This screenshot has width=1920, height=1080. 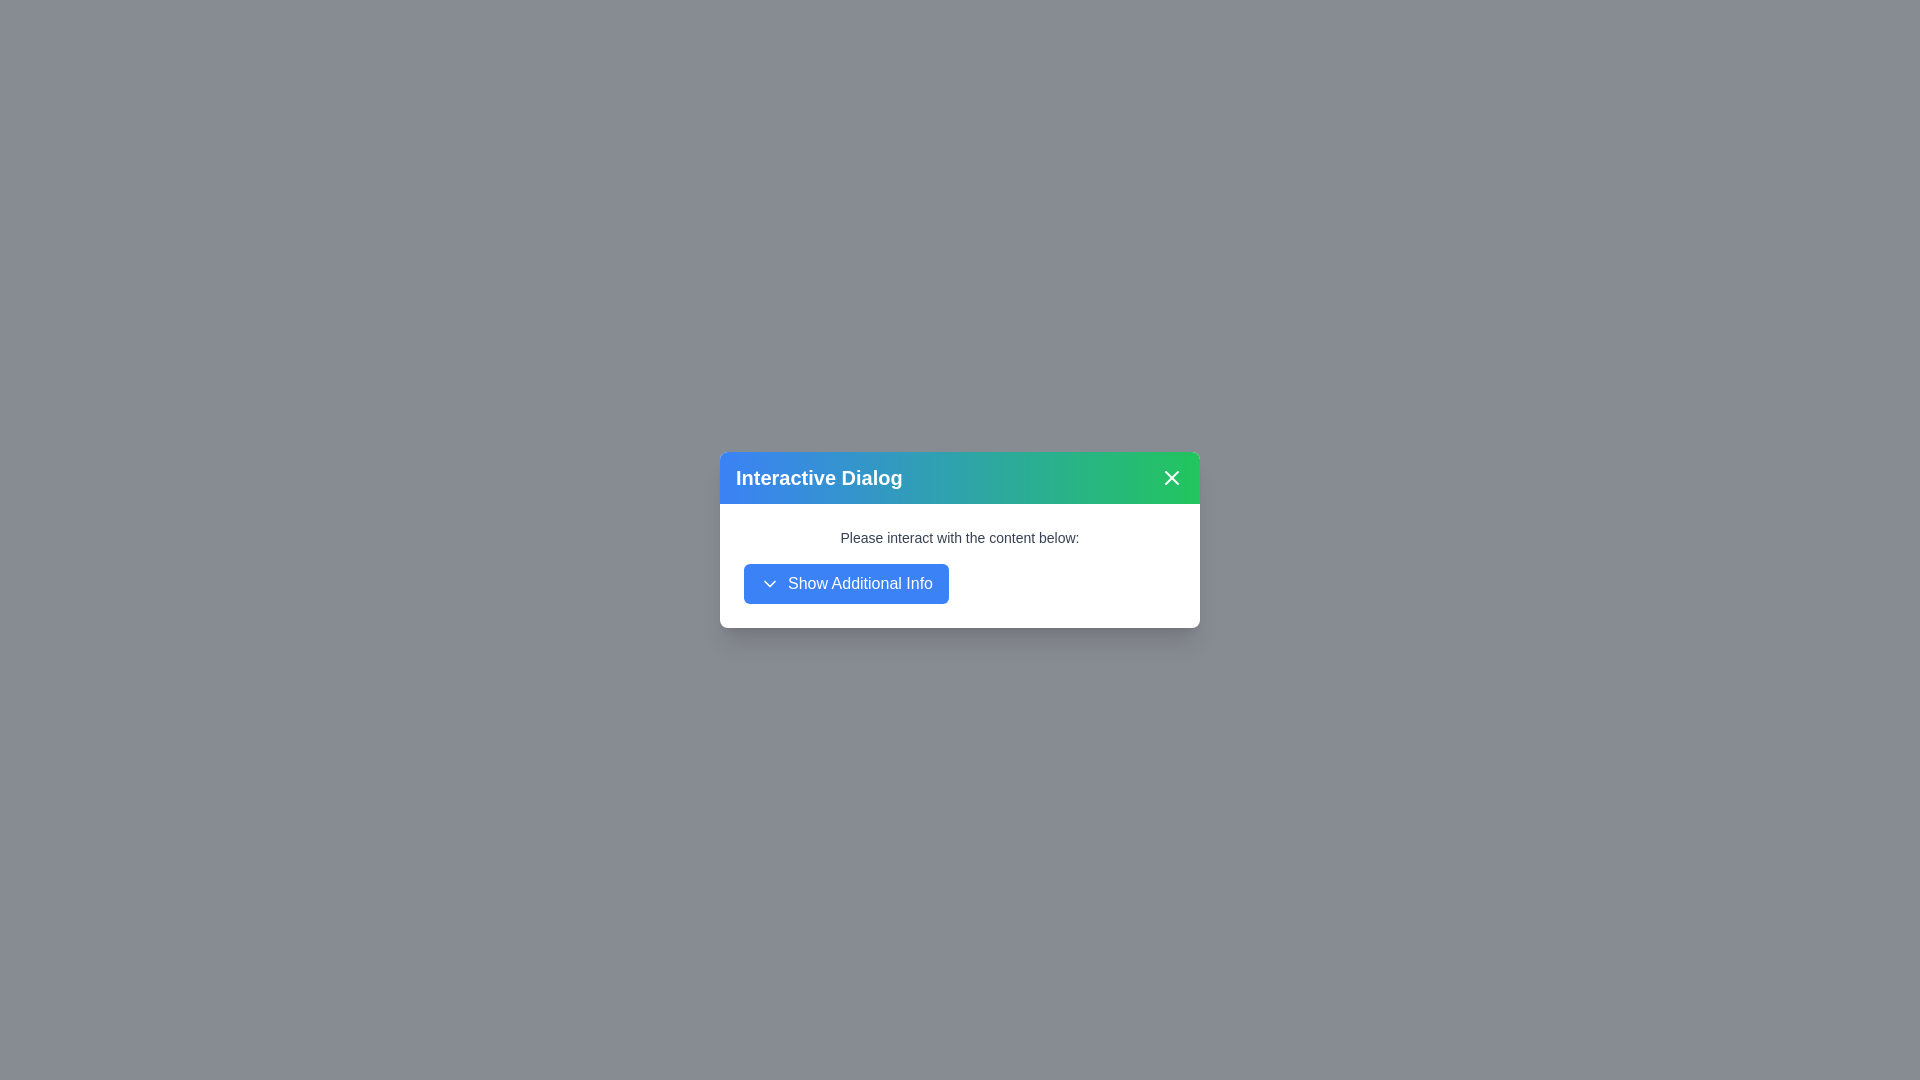 I want to click on the static text label that serves as the title of the dialog, which is centered horizontally within the gradient background header, so click(x=819, y=478).